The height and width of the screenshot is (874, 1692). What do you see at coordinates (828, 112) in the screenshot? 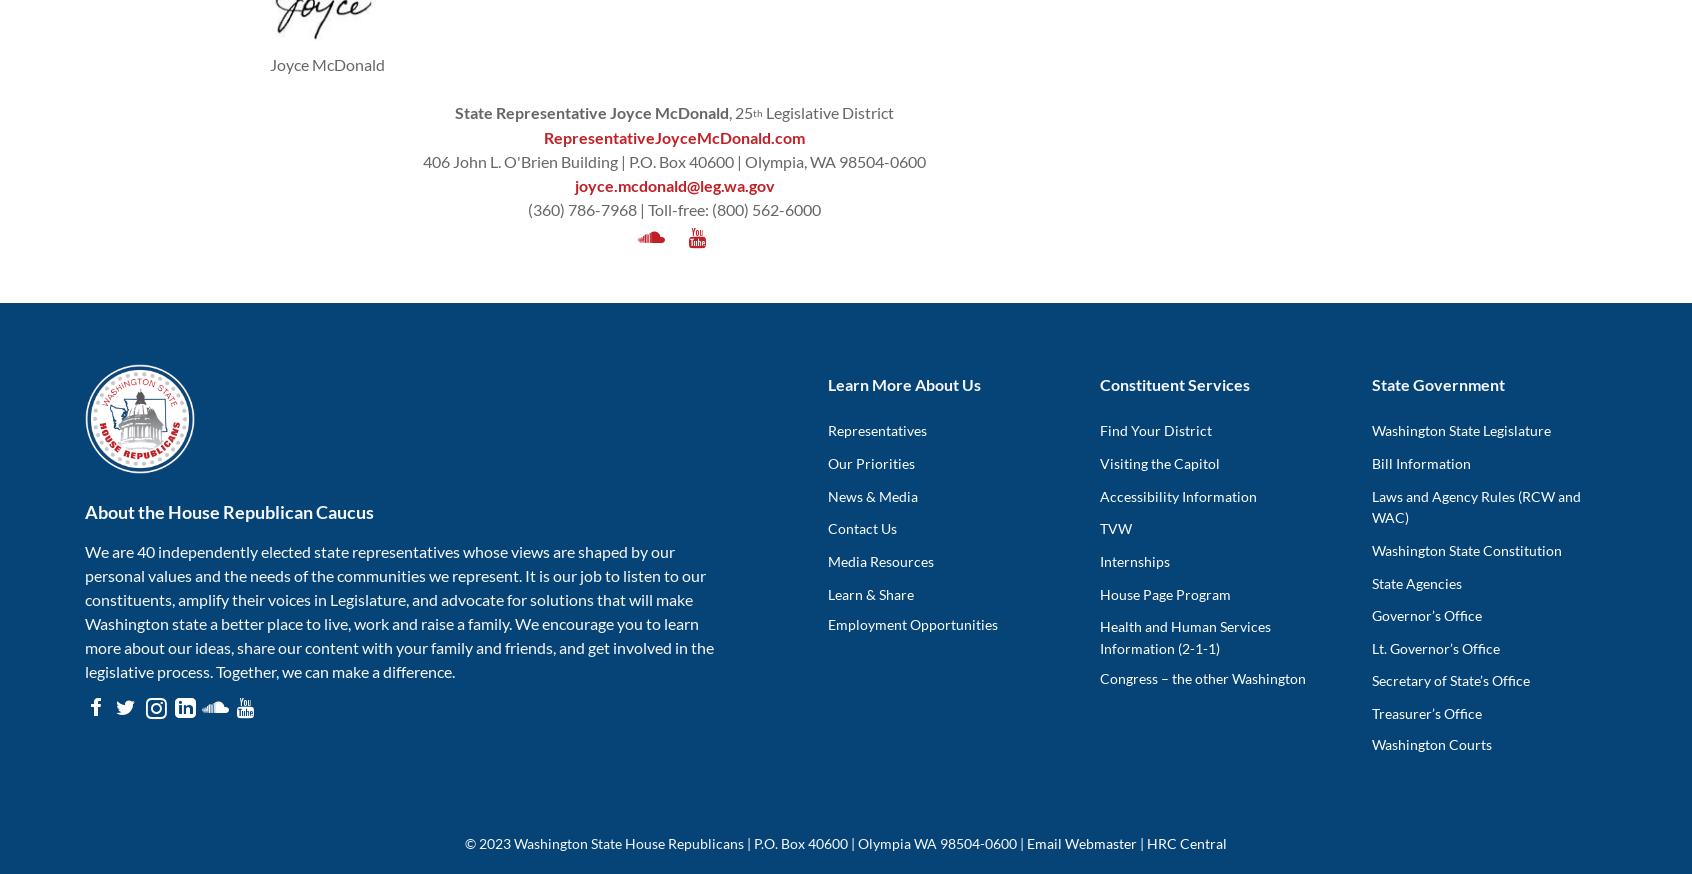
I see `'Legislative District'` at bounding box center [828, 112].